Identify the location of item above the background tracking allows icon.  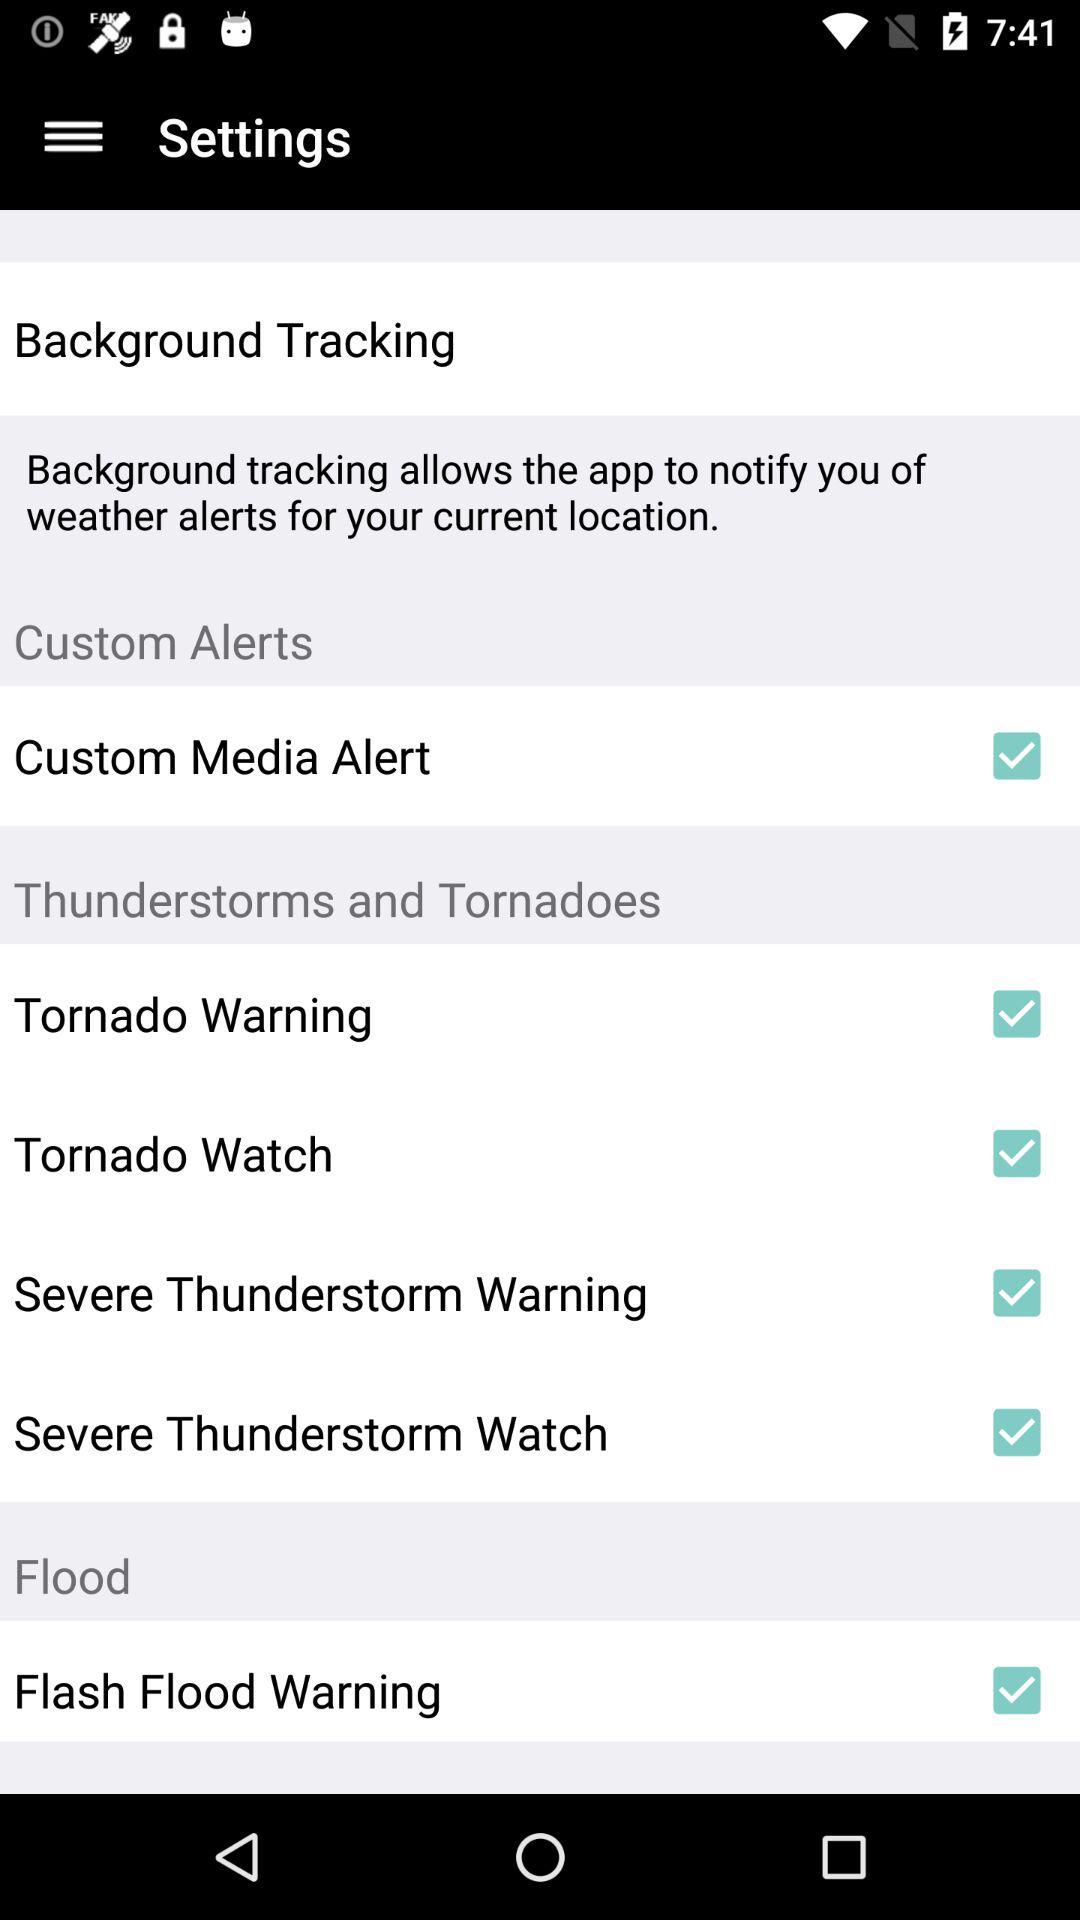
(1017, 339).